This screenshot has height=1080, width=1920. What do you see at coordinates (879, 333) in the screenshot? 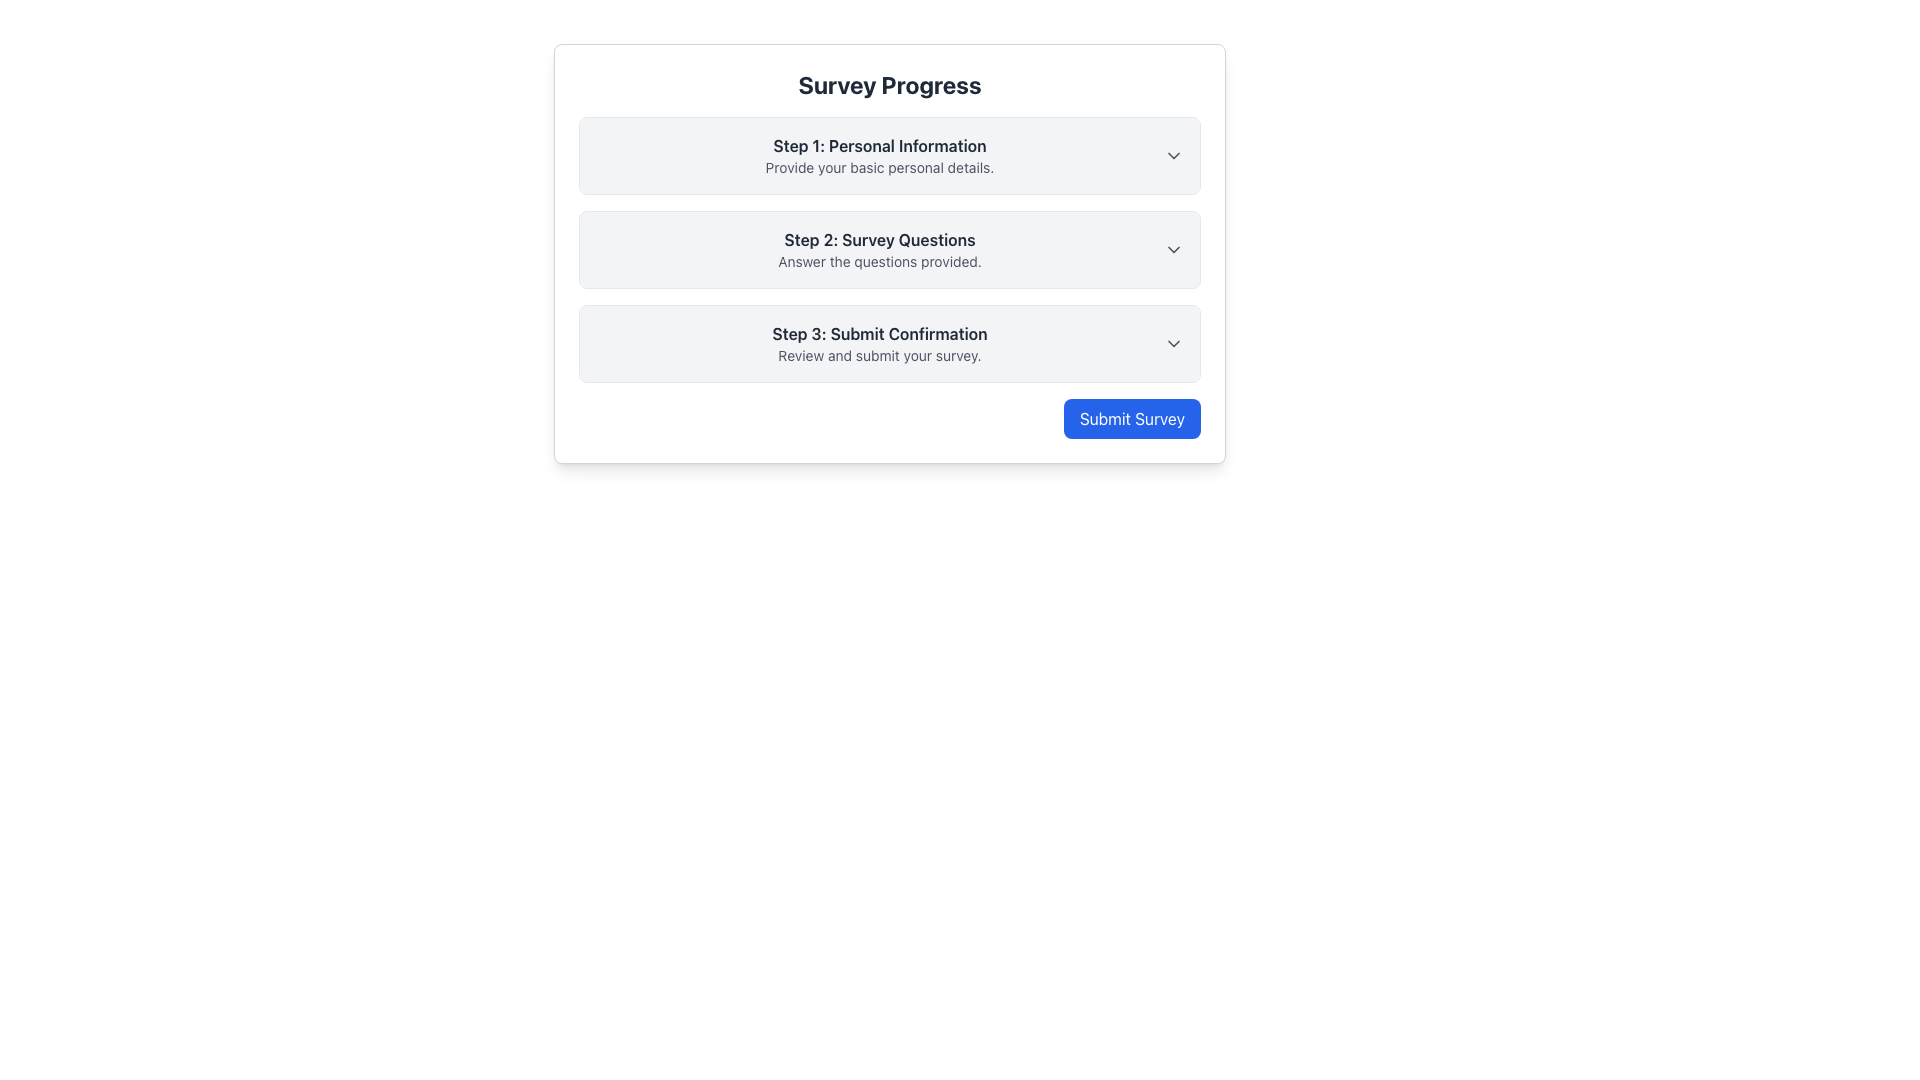
I see `the heading text for the third step of the survey submission process, which is located below 'Step 2: Survey Questions' and above the instruction text 'Review and submit your survey.'` at bounding box center [879, 333].